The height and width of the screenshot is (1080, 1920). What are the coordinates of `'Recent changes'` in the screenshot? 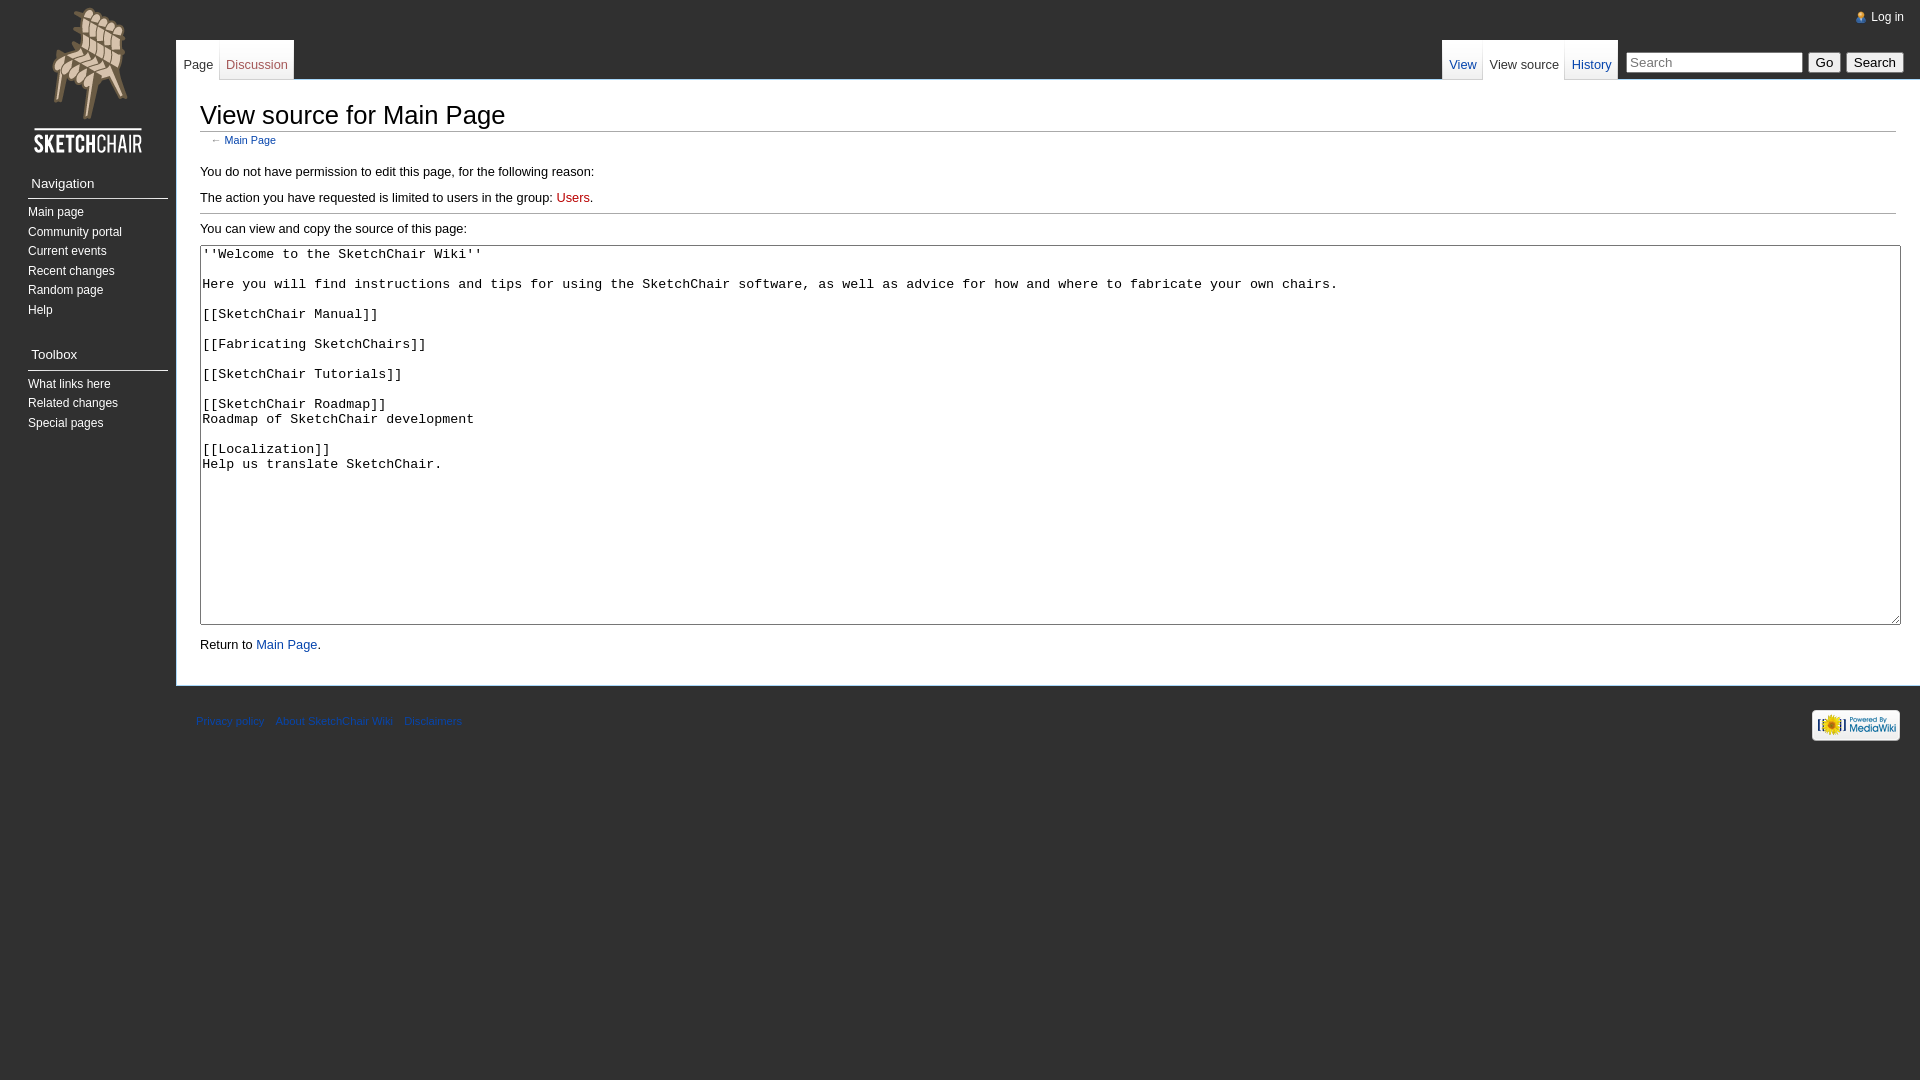 It's located at (71, 270).